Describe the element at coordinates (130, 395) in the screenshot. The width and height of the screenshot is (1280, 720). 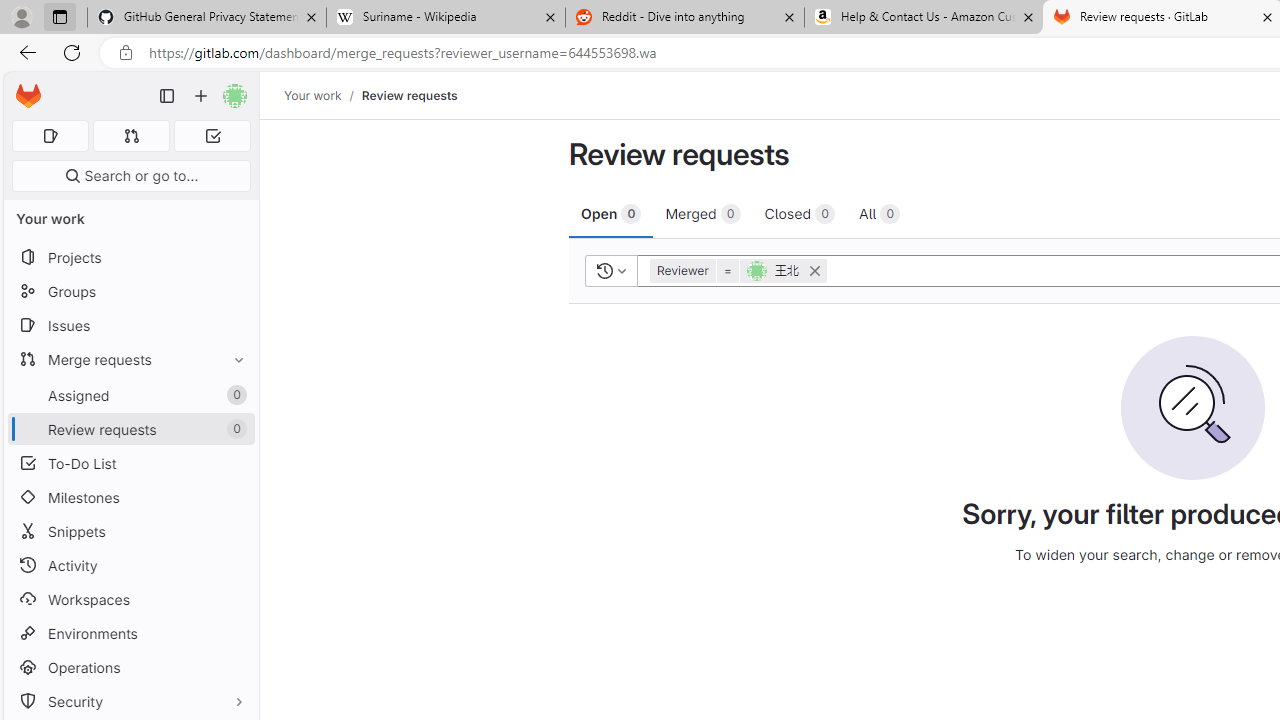
I see `'Assigned 0'` at that location.